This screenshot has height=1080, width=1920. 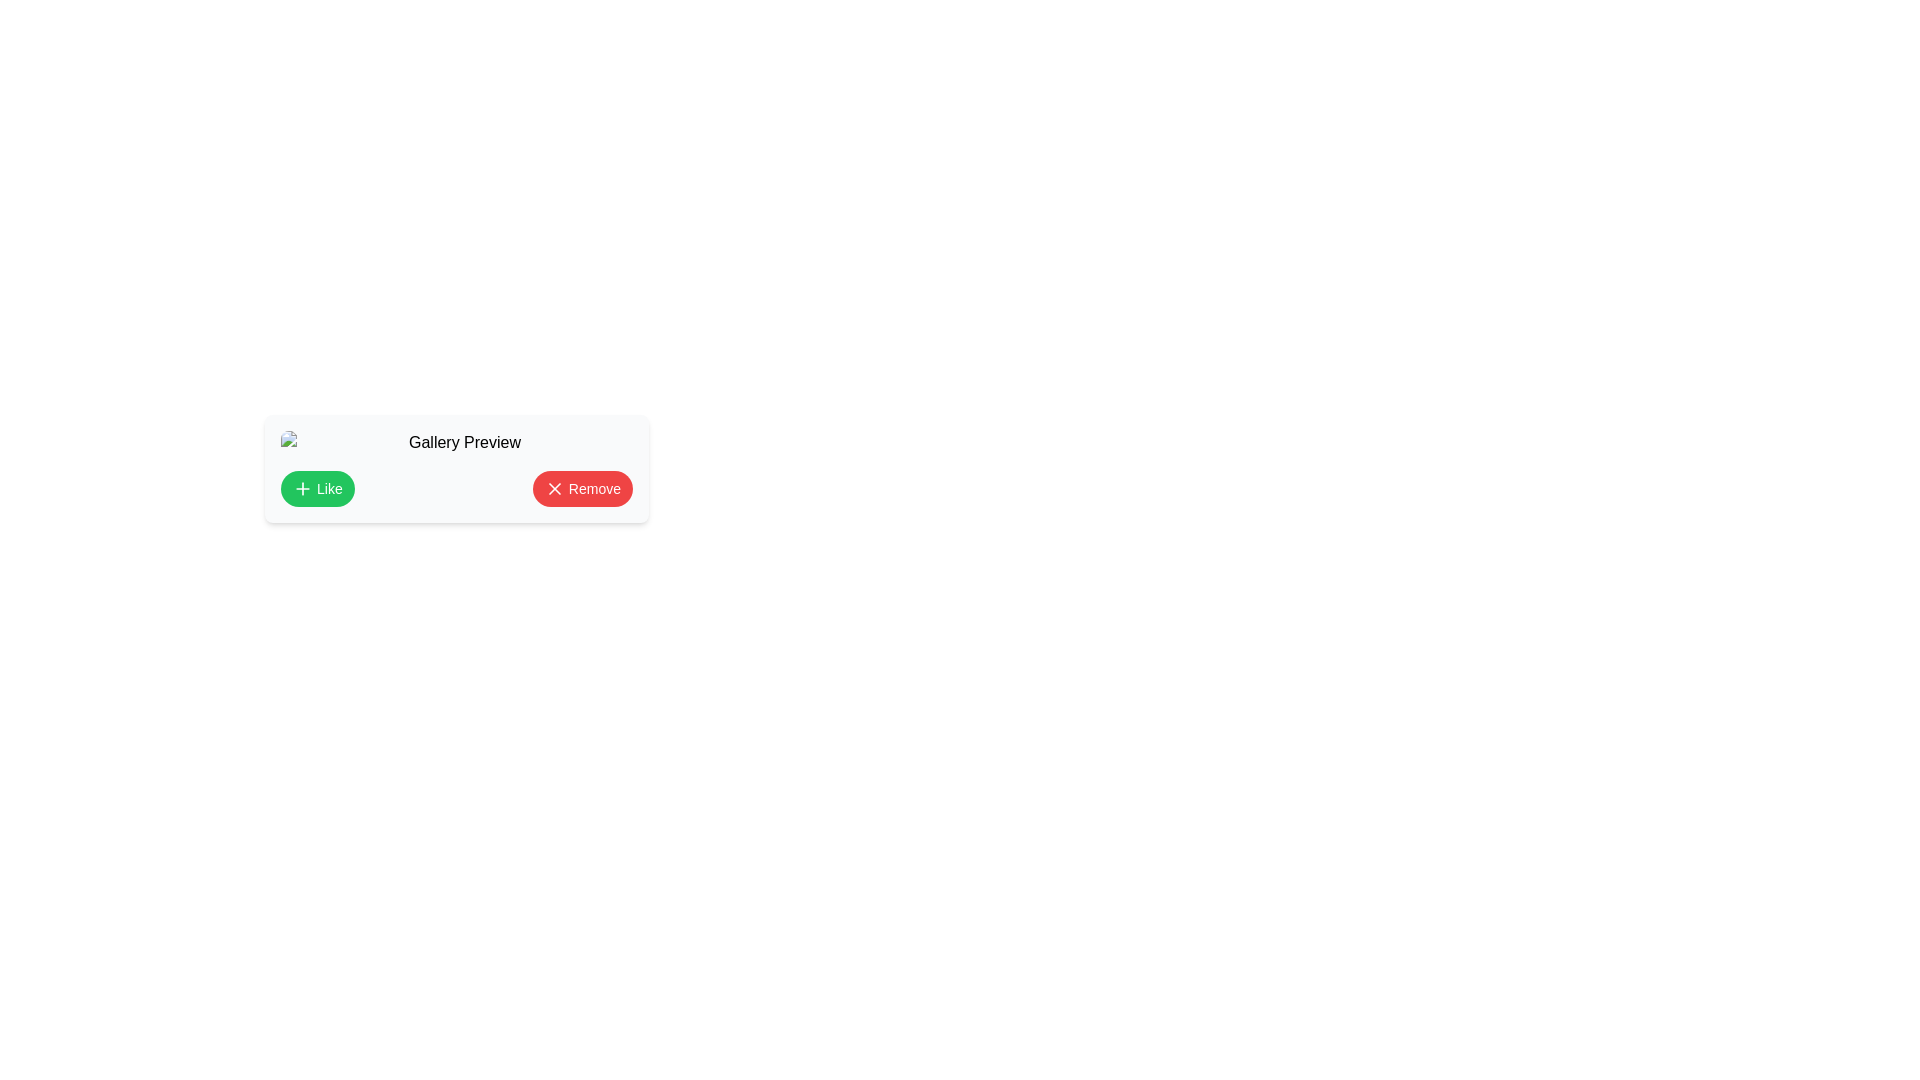 What do you see at coordinates (581, 489) in the screenshot?
I see `the red 'Remove' button with a white cross icon` at bounding box center [581, 489].